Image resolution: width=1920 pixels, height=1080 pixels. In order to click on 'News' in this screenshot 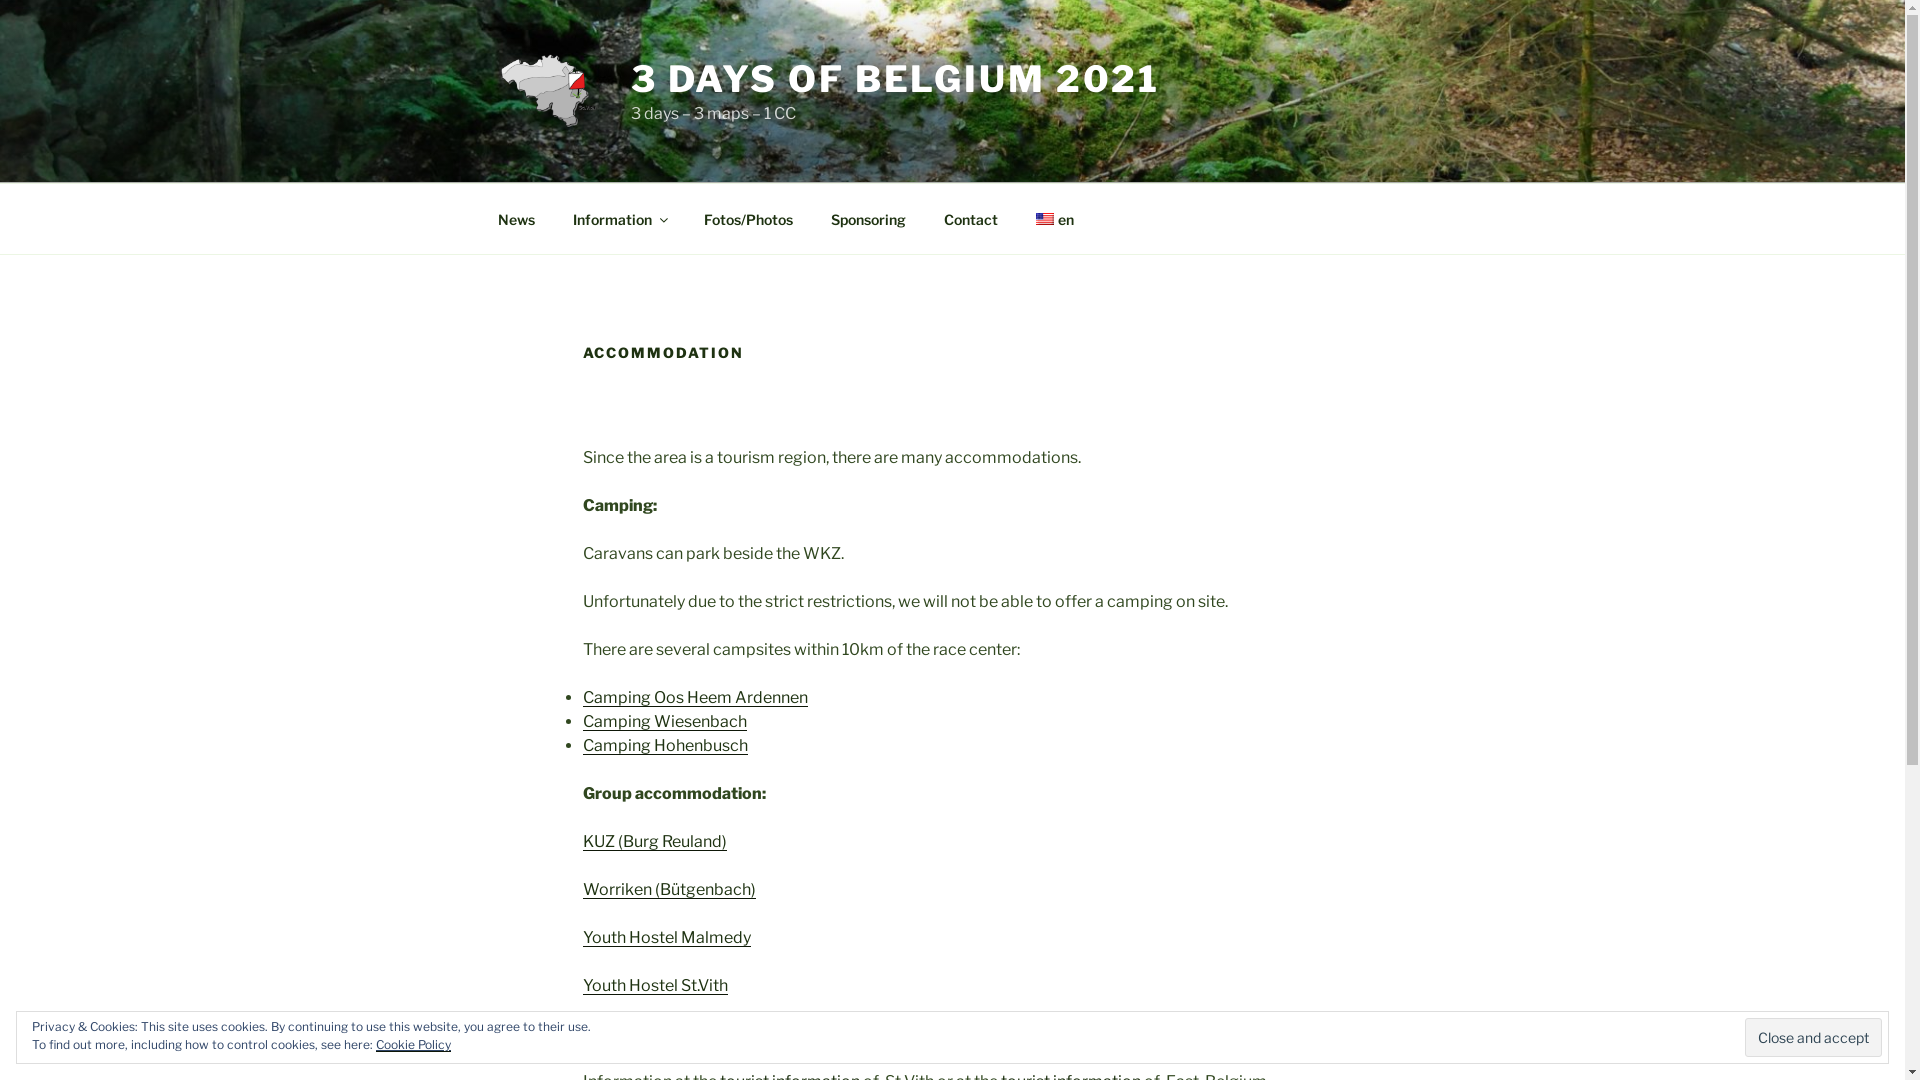, I will do `click(480, 218)`.